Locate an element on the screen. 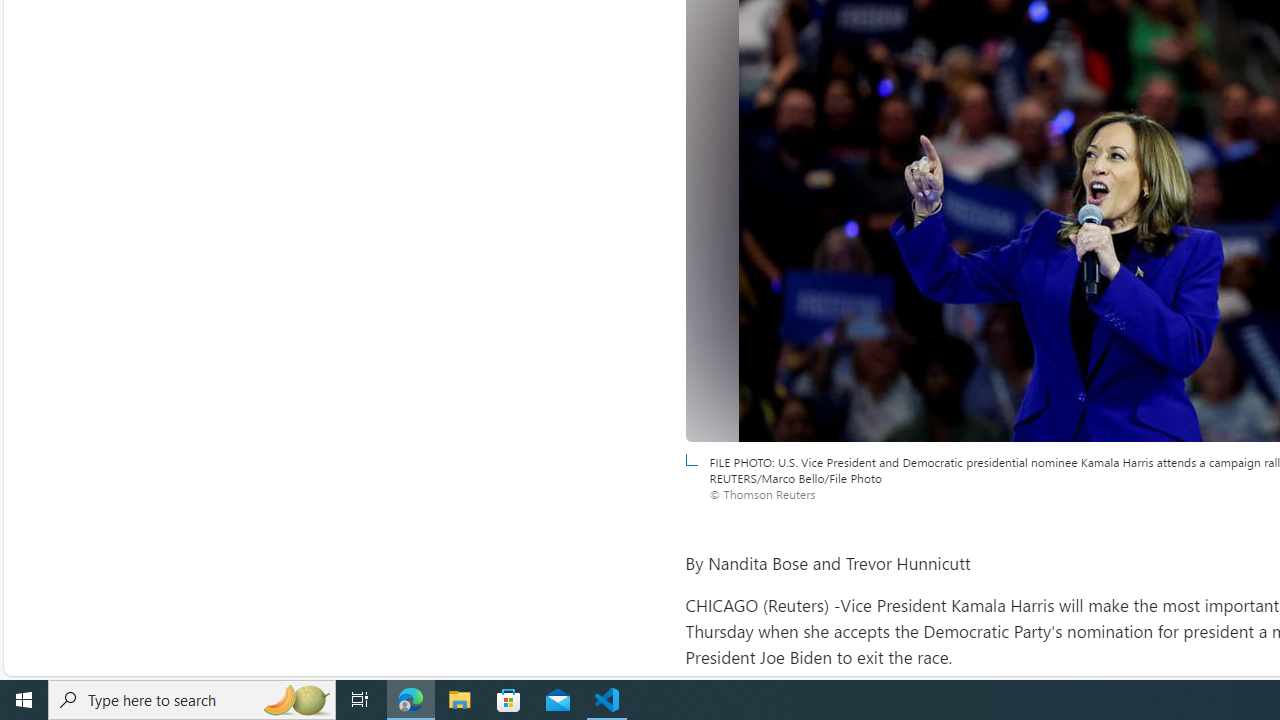  'Search highlights icon opens search home window' is located at coordinates (294, 698).